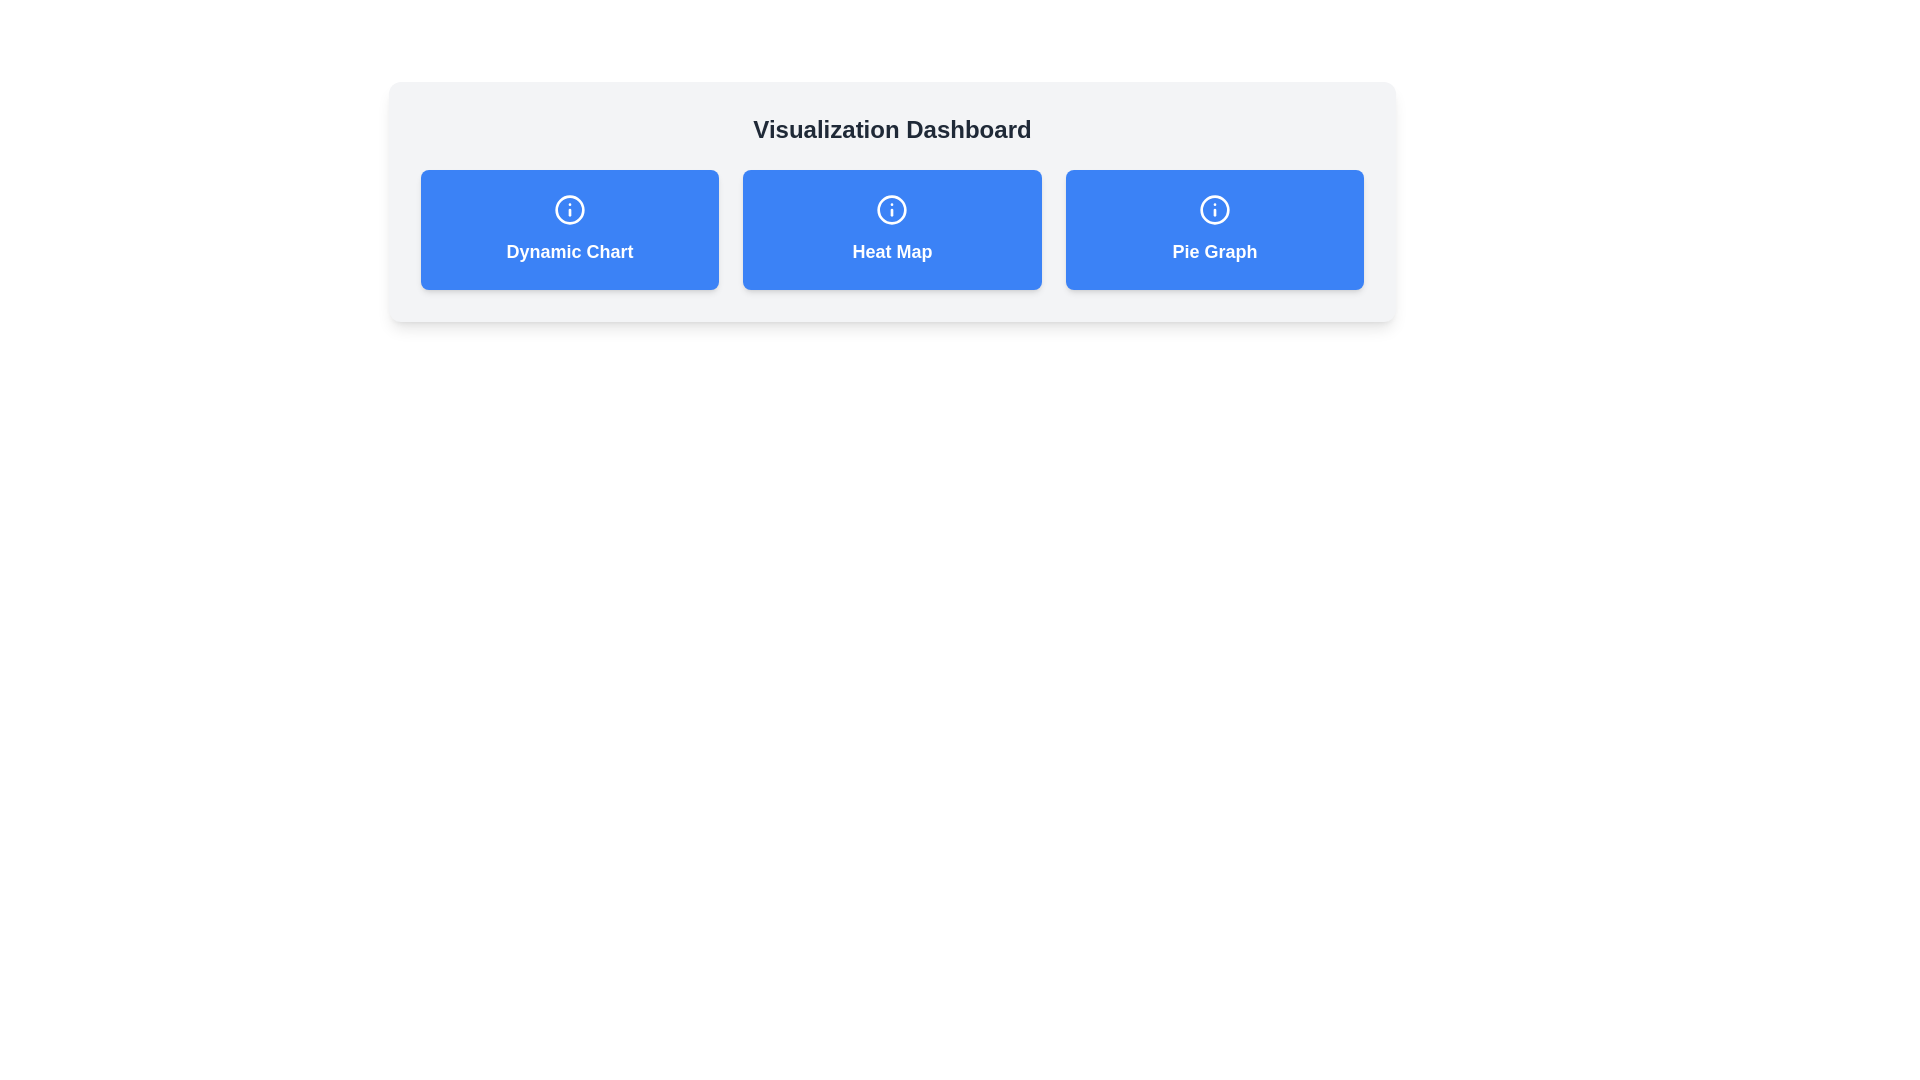 The height and width of the screenshot is (1080, 1920). What do you see at coordinates (1213, 250) in the screenshot?
I see `the text label that serves as a descriptive title for the Pie Graph visualization, located at the bottom of the blue rectangle` at bounding box center [1213, 250].